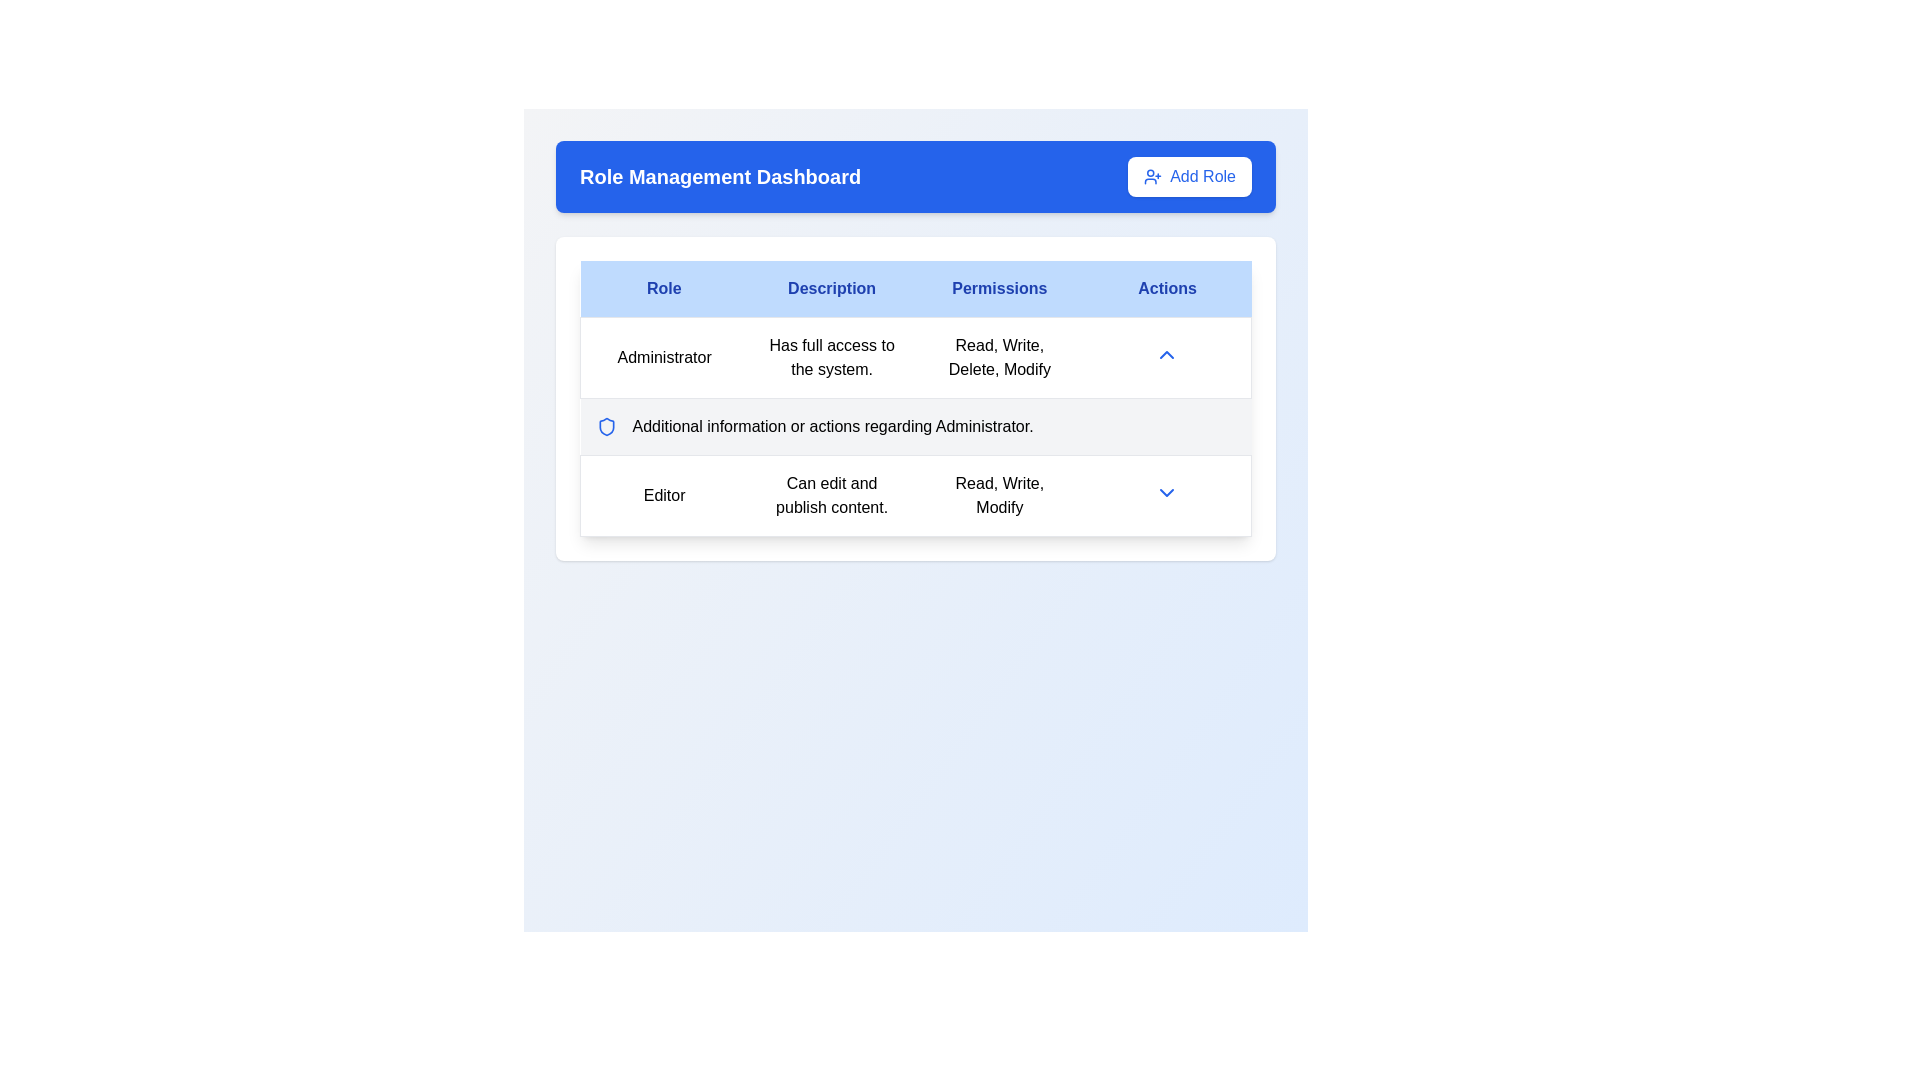  What do you see at coordinates (832, 289) in the screenshot?
I see `the 'Description' label in the header row, which is styled with a light blue background and bold blue text, positioned centrally between 'Role' and 'Permissions'` at bounding box center [832, 289].